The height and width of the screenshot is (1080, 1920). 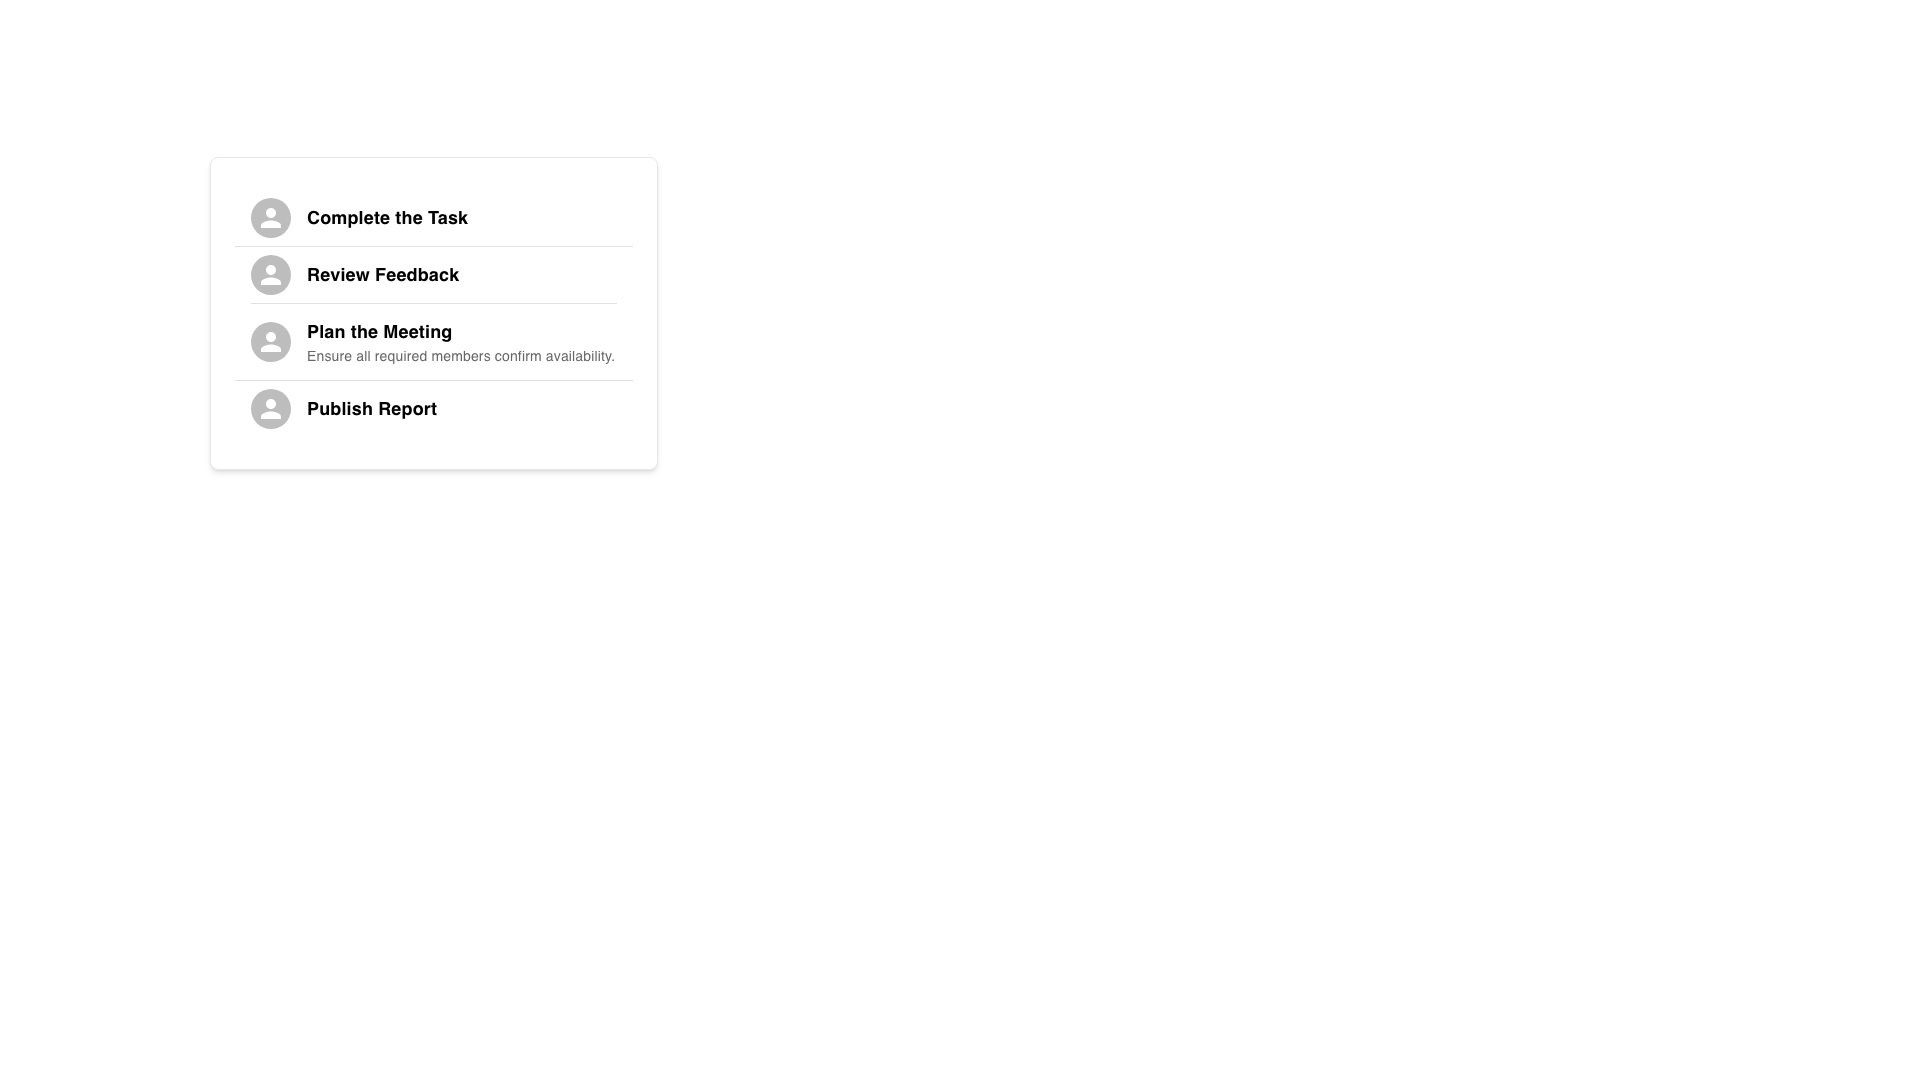 I want to click on the Svg Icon embedded within the avatar next to the 'Review Feedback' menu item to interact with it, so click(x=269, y=274).